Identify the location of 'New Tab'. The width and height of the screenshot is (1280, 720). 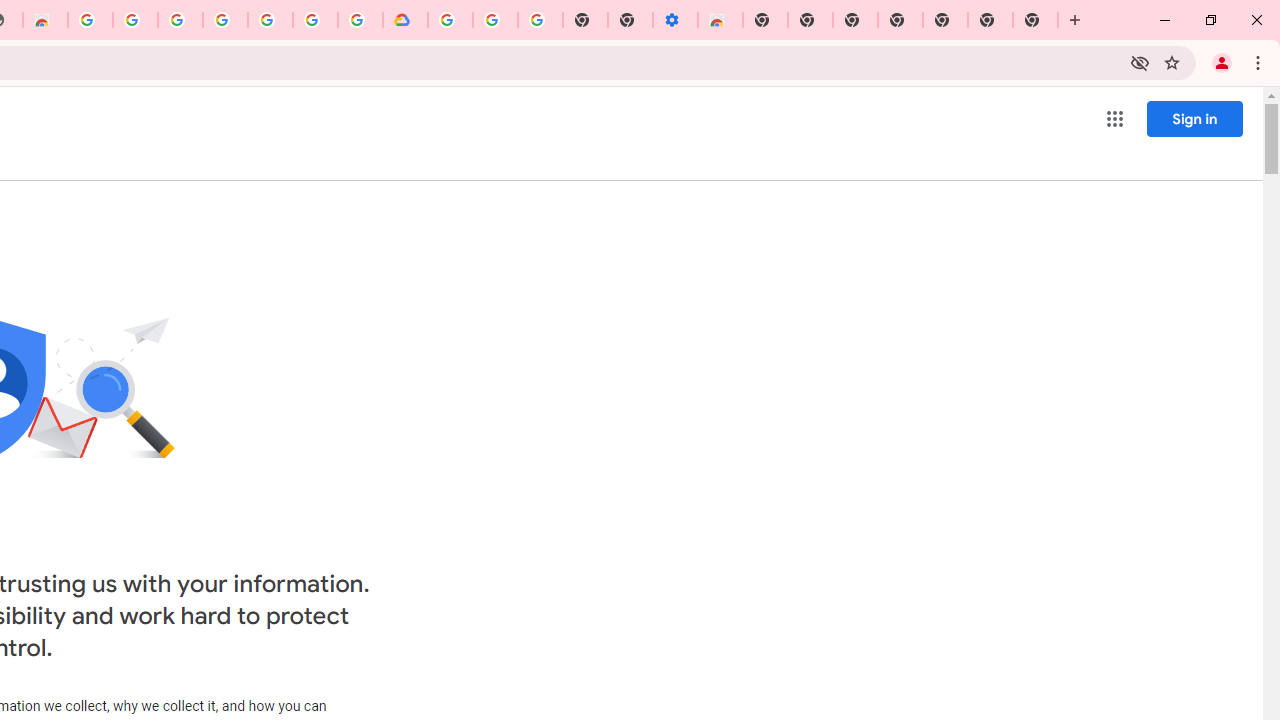
(1035, 20).